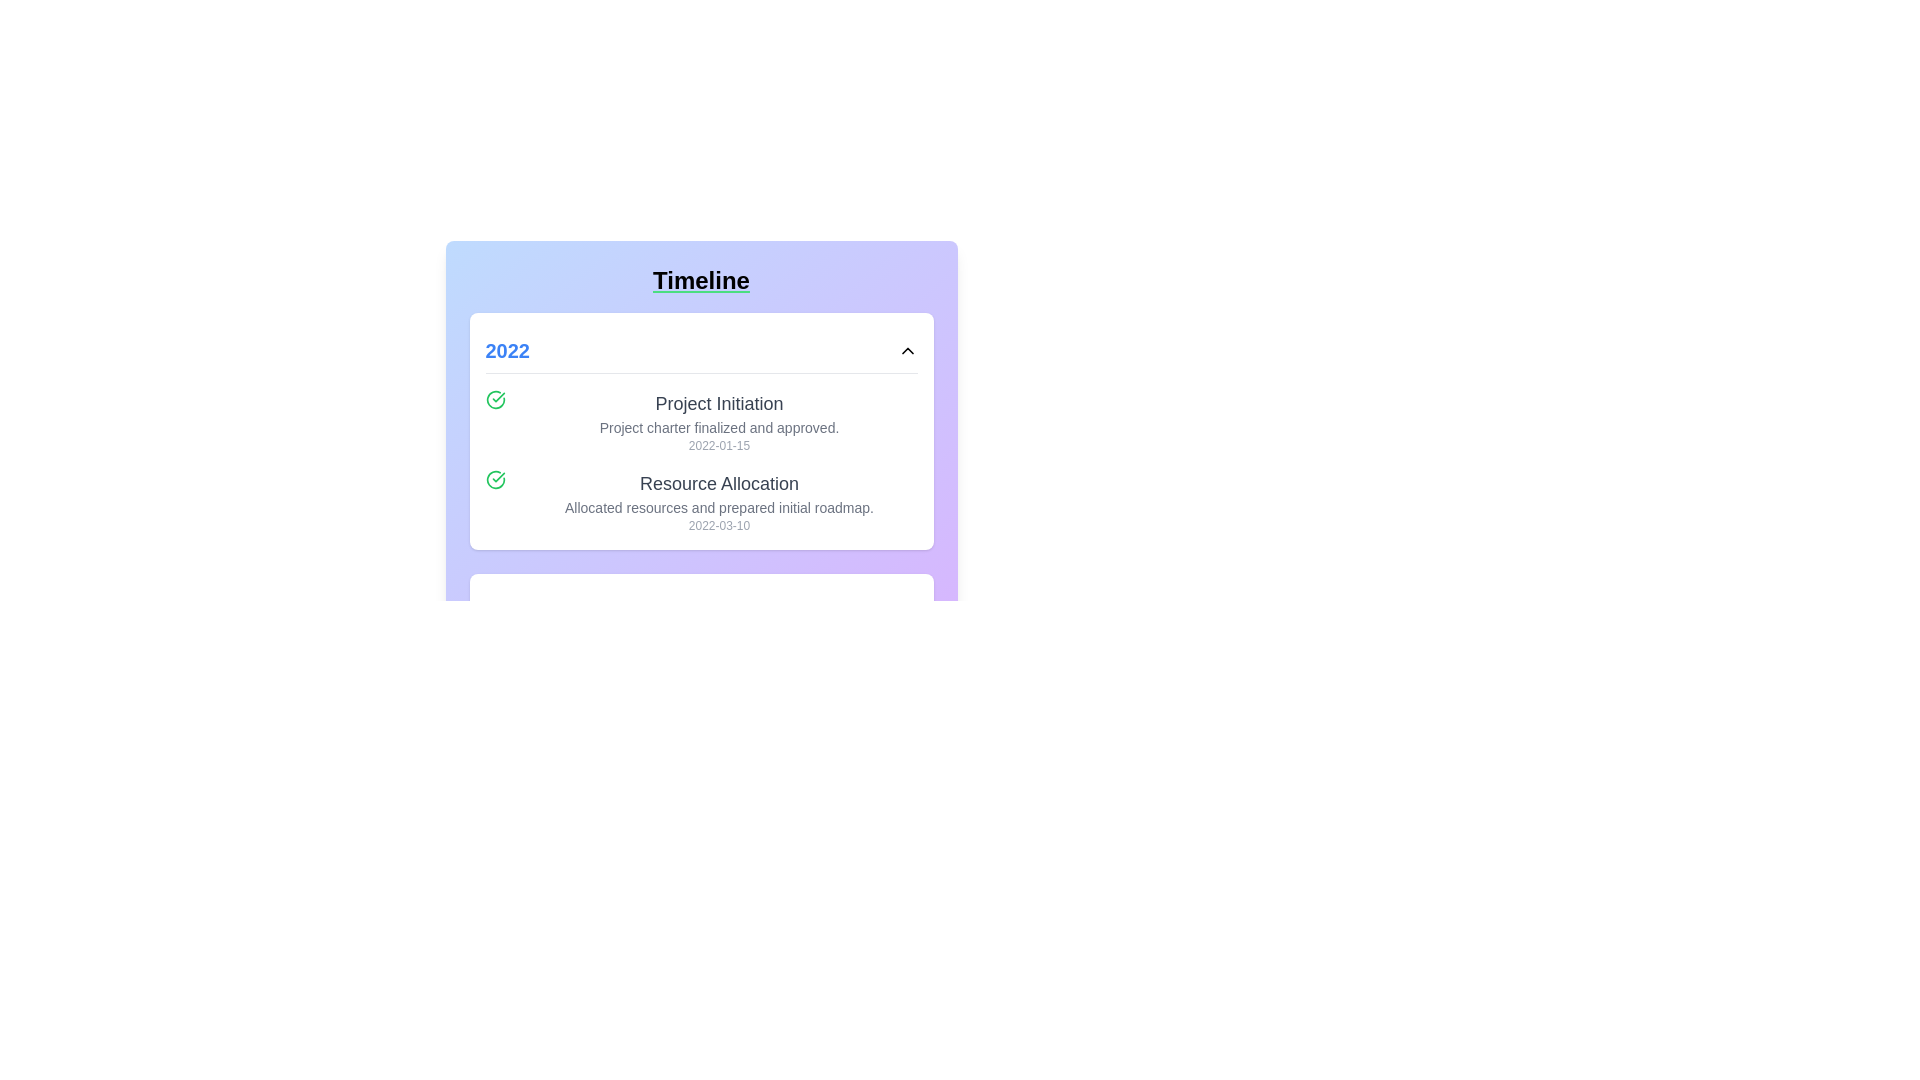 This screenshot has height=1080, width=1920. Describe the element at coordinates (719, 445) in the screenshot. I see `the small text displaying the date '2022-01-15' to view it in detail` at that location.